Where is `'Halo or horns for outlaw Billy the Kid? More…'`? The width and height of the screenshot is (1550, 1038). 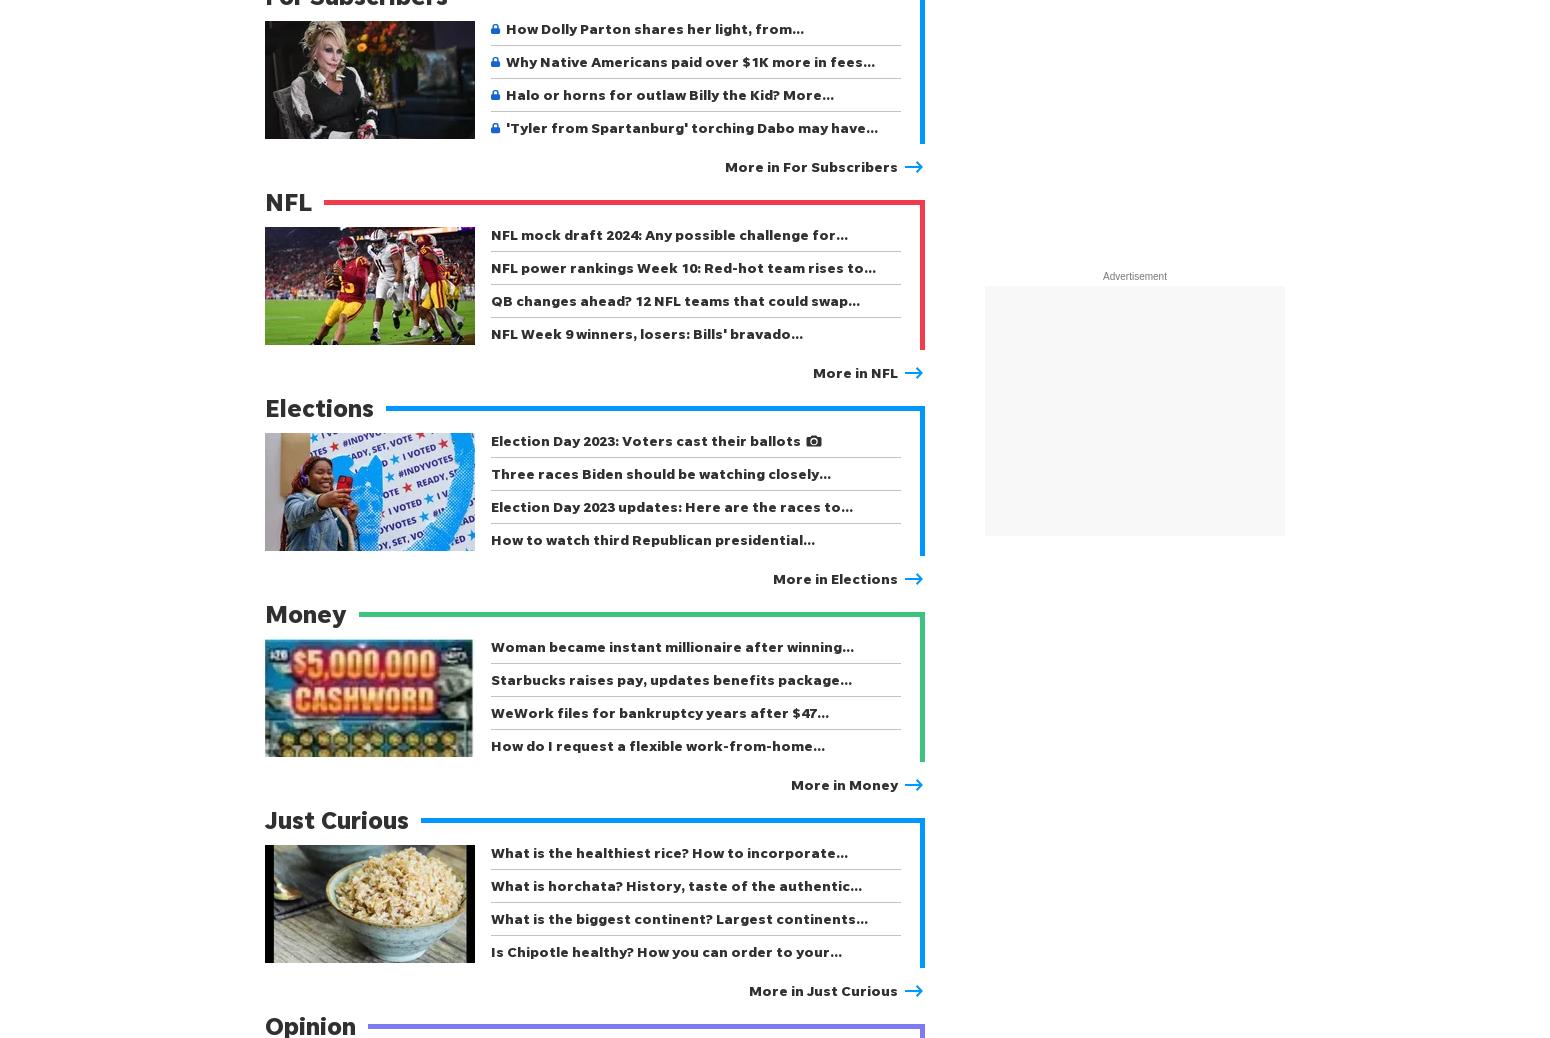 'Halo or horns for outlaw Billy the Kid? More…' is located at coordinates (669, 93).